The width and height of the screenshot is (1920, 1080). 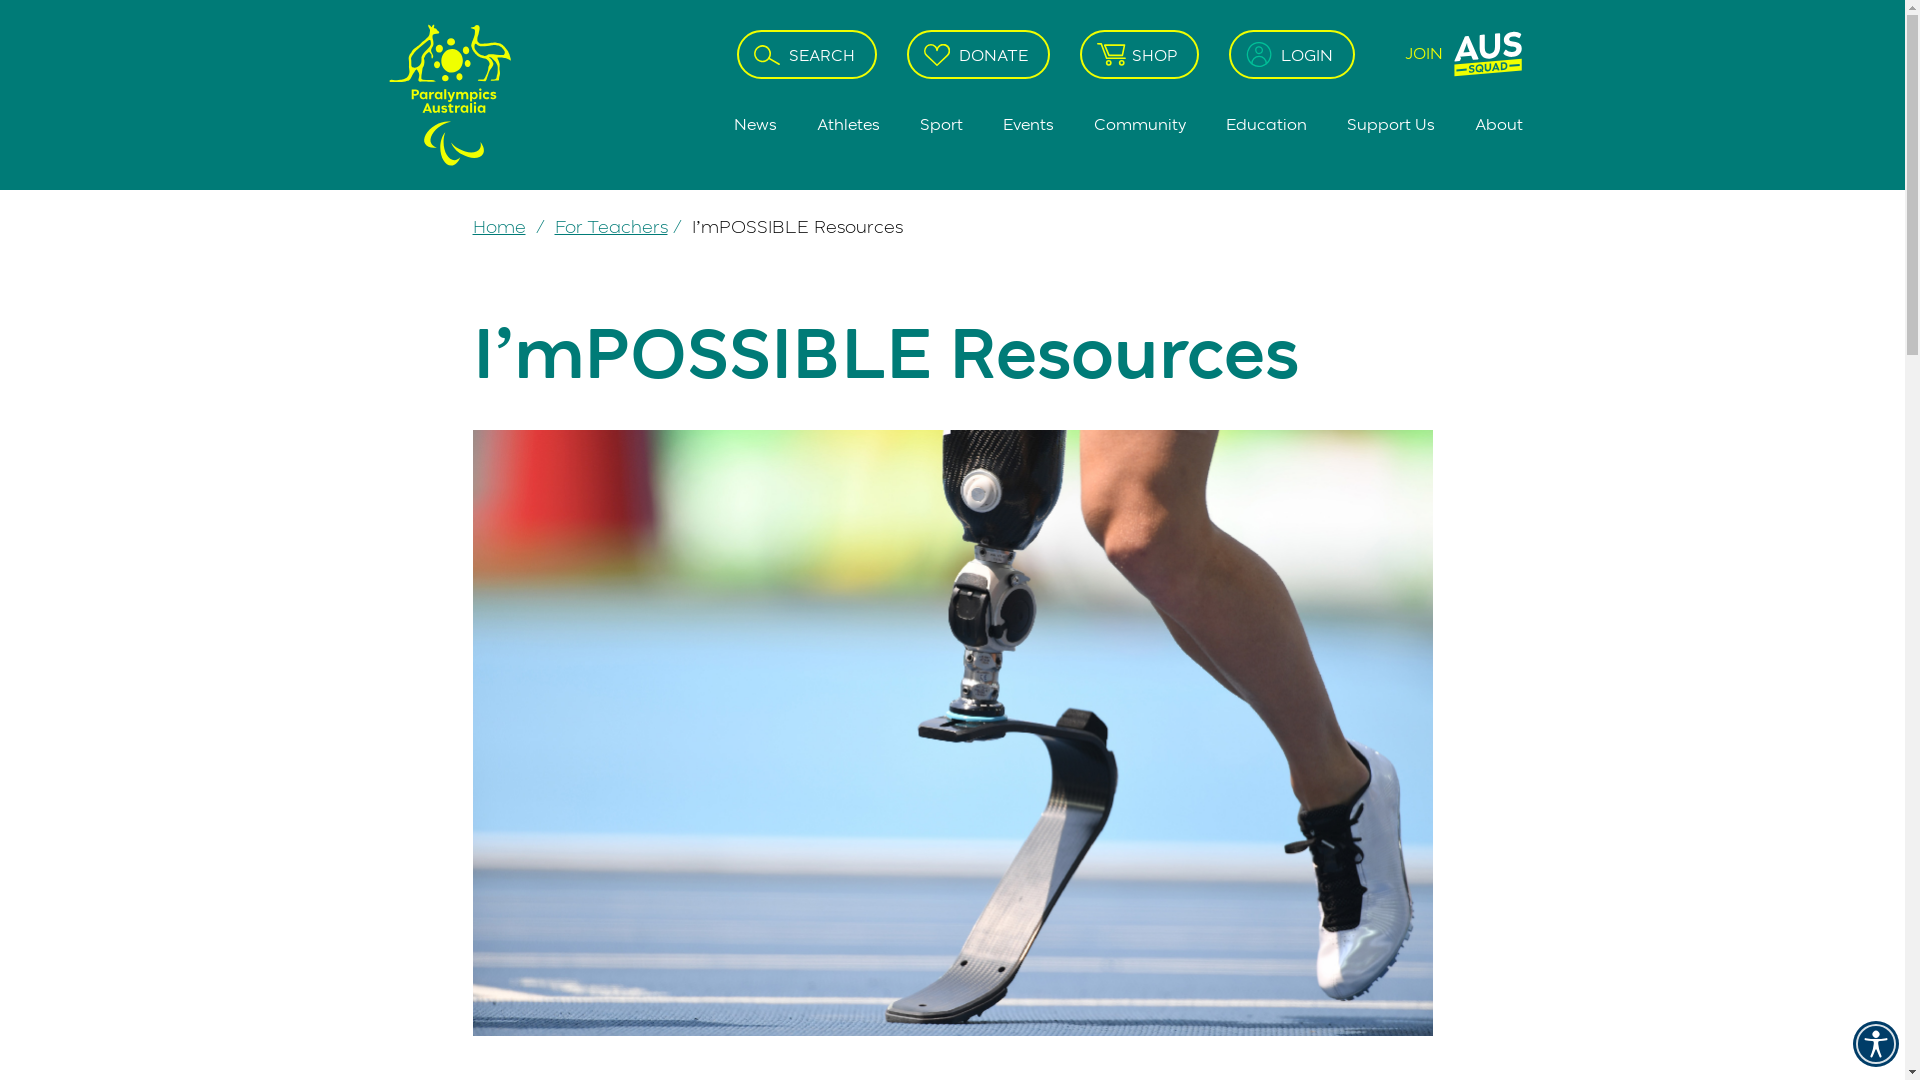 What do you see at coordinates (450, 92) in the screenshot?
I see `'Go back to Home Page'` at bounding box center [450, 92].